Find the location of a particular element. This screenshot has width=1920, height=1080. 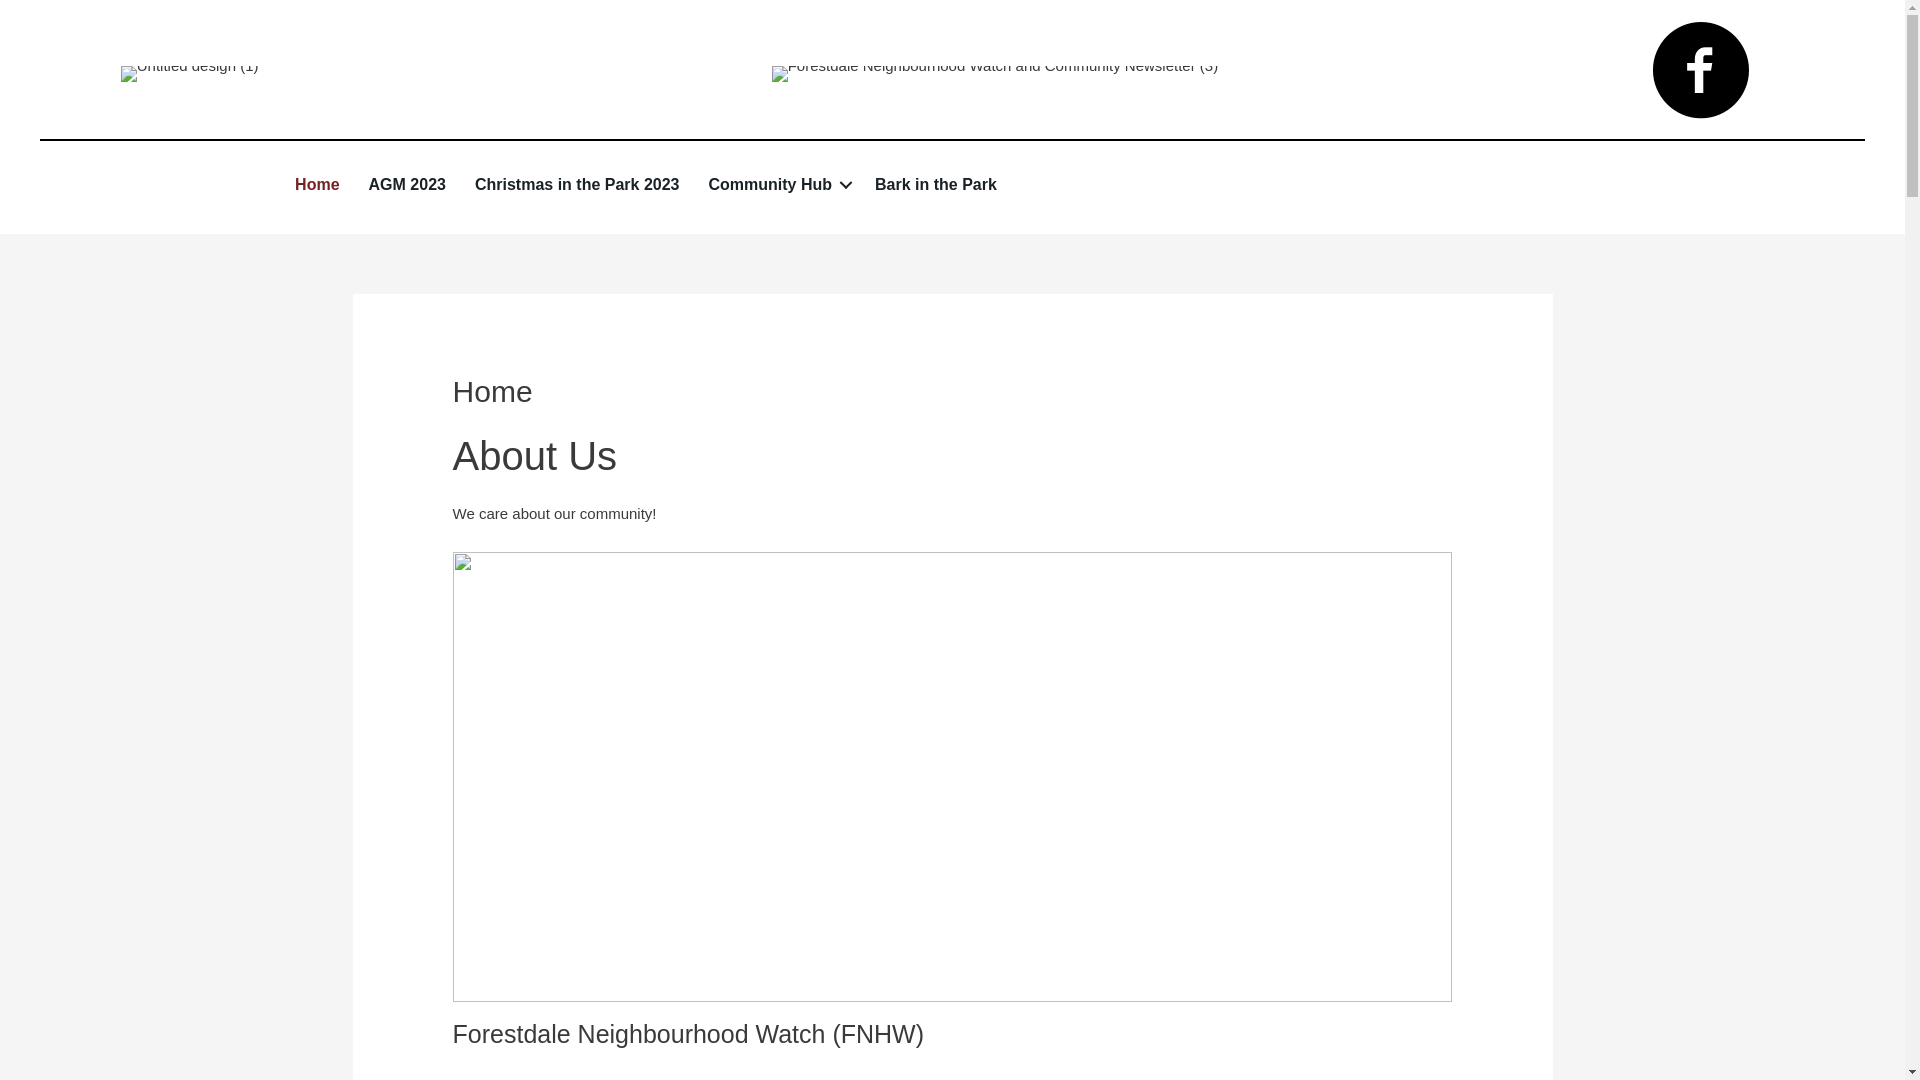

'Christmas in the Park 2023' is located at coordinates (459, 185).